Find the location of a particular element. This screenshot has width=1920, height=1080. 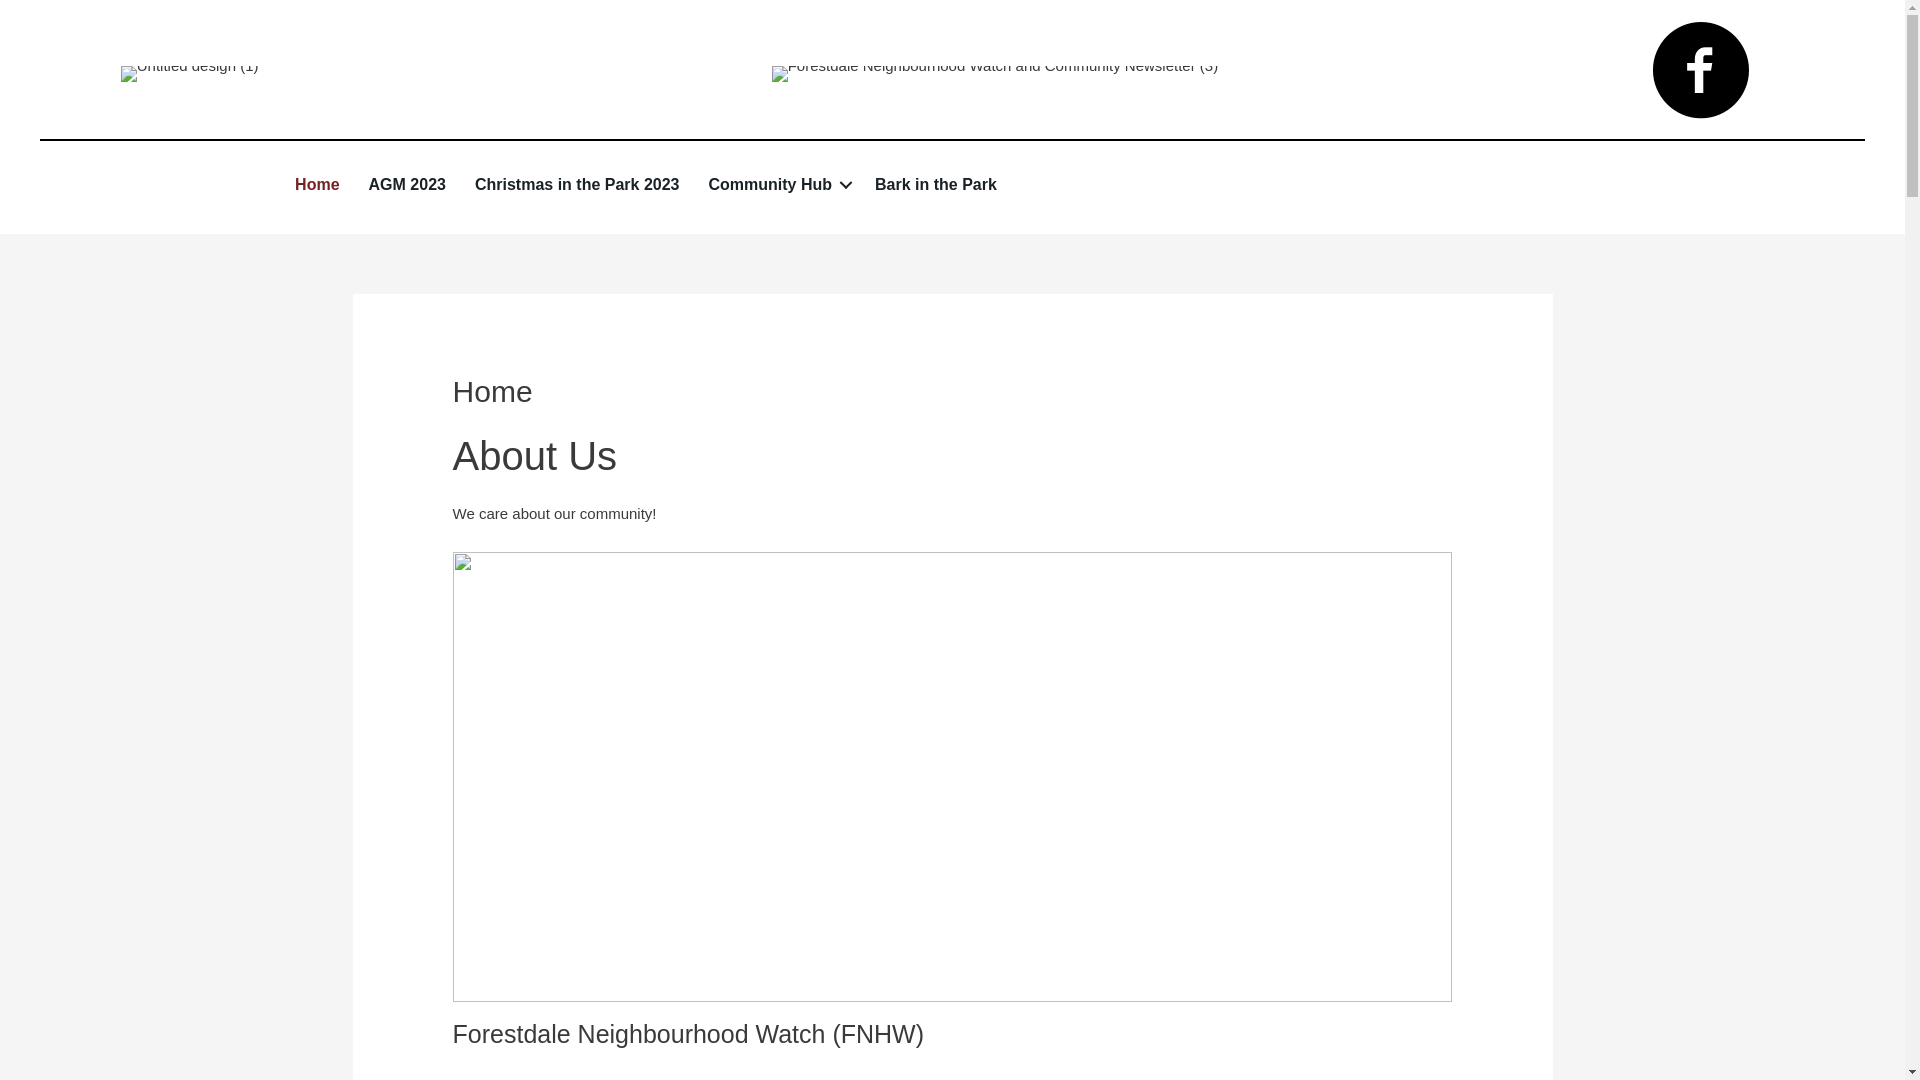

'Christmas in the Park 2023' is located at coordinates (459, 185).